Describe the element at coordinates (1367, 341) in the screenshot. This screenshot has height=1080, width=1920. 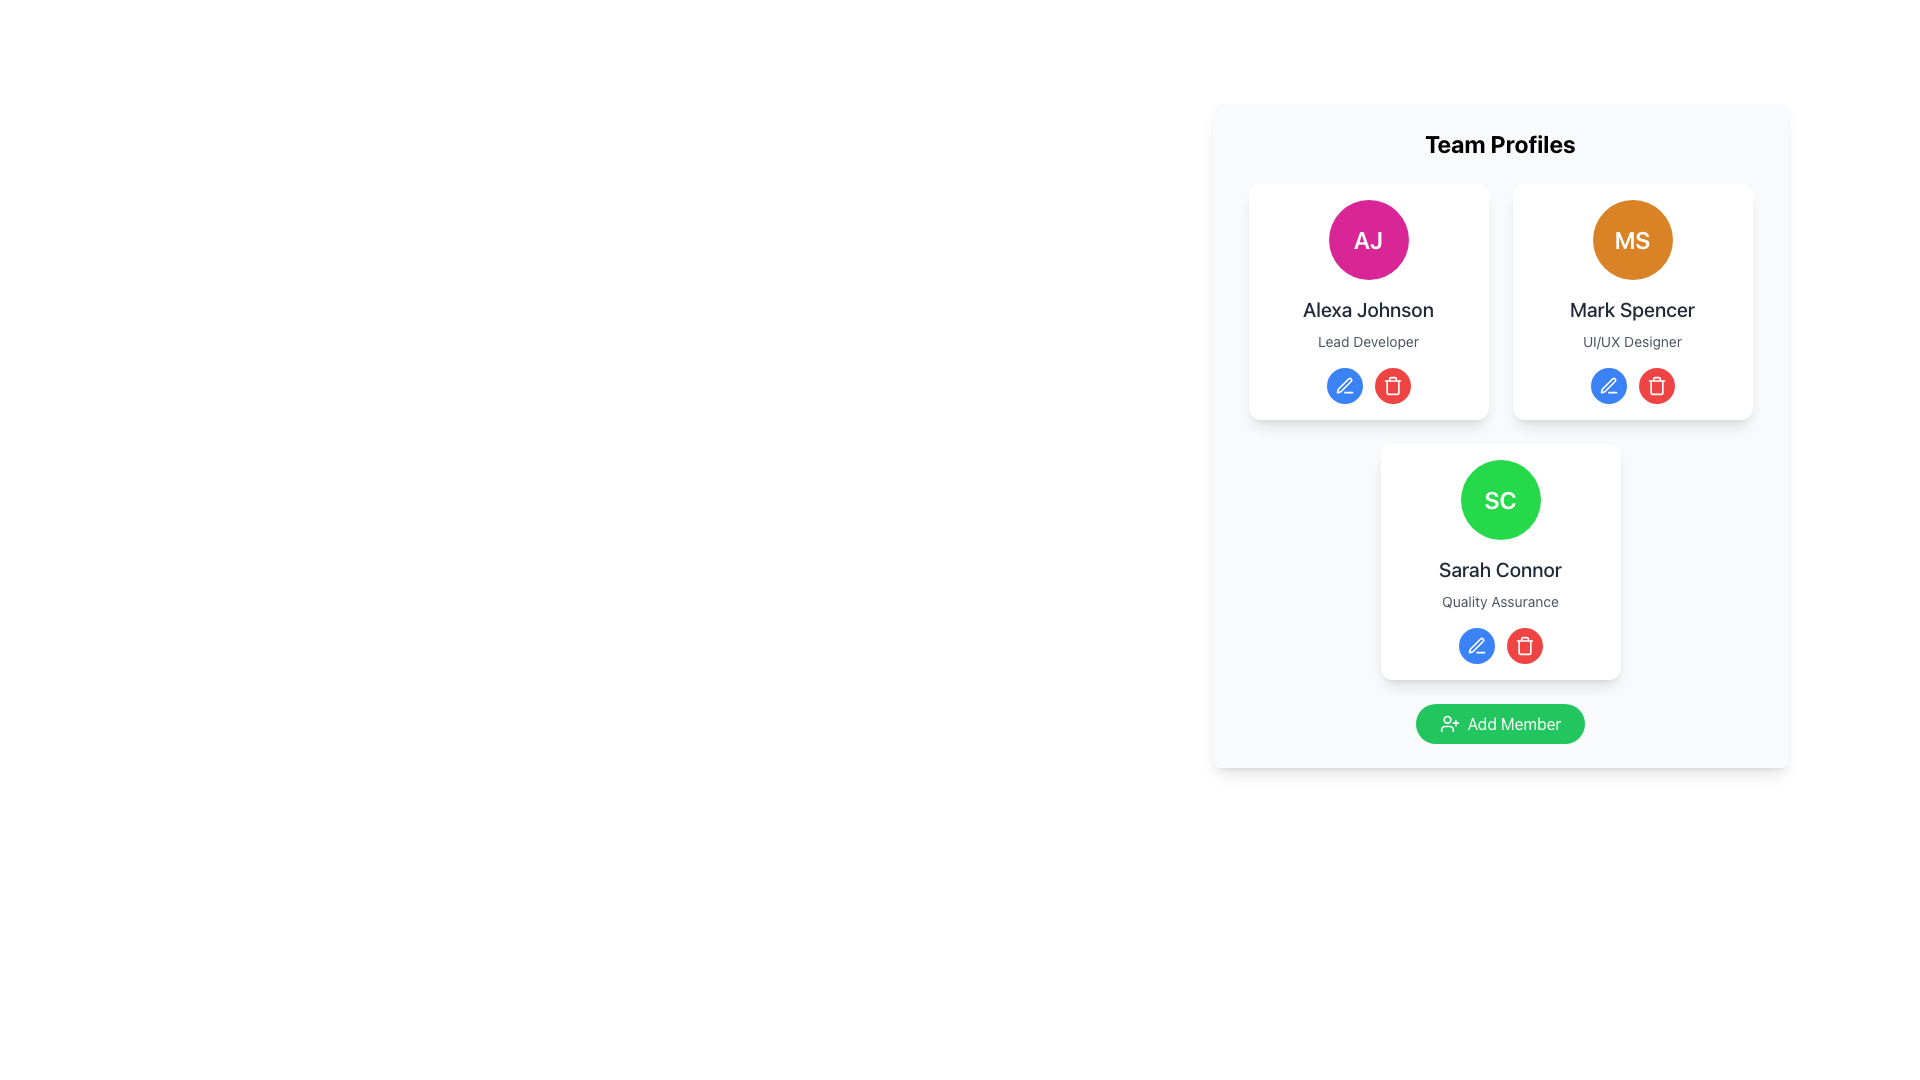
I see `the text label displaying 'Lead Developer' in light gray, positioned below 'Alexa Johnson' in the card associated with her` at that location.